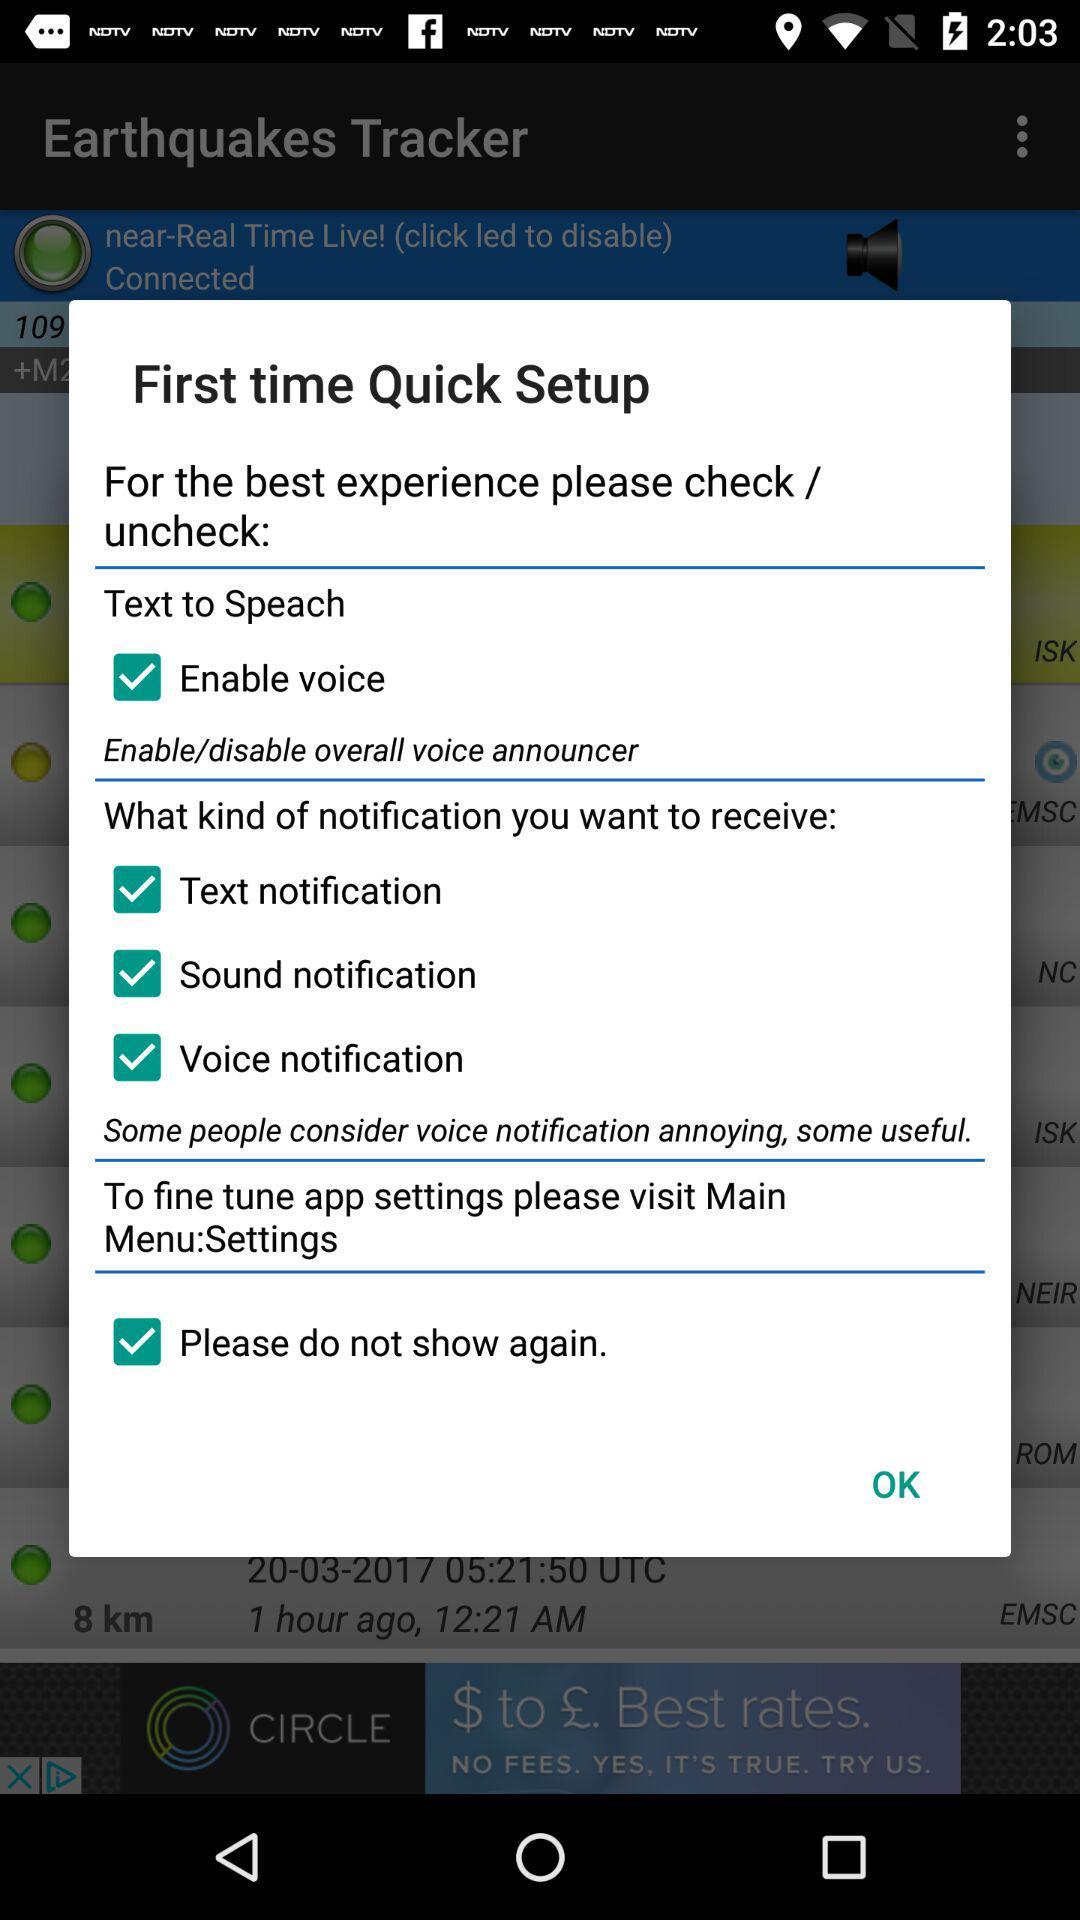  Describe the element at coordinates (350, 1341) in the screenshot. I see `the please do not` at that location.